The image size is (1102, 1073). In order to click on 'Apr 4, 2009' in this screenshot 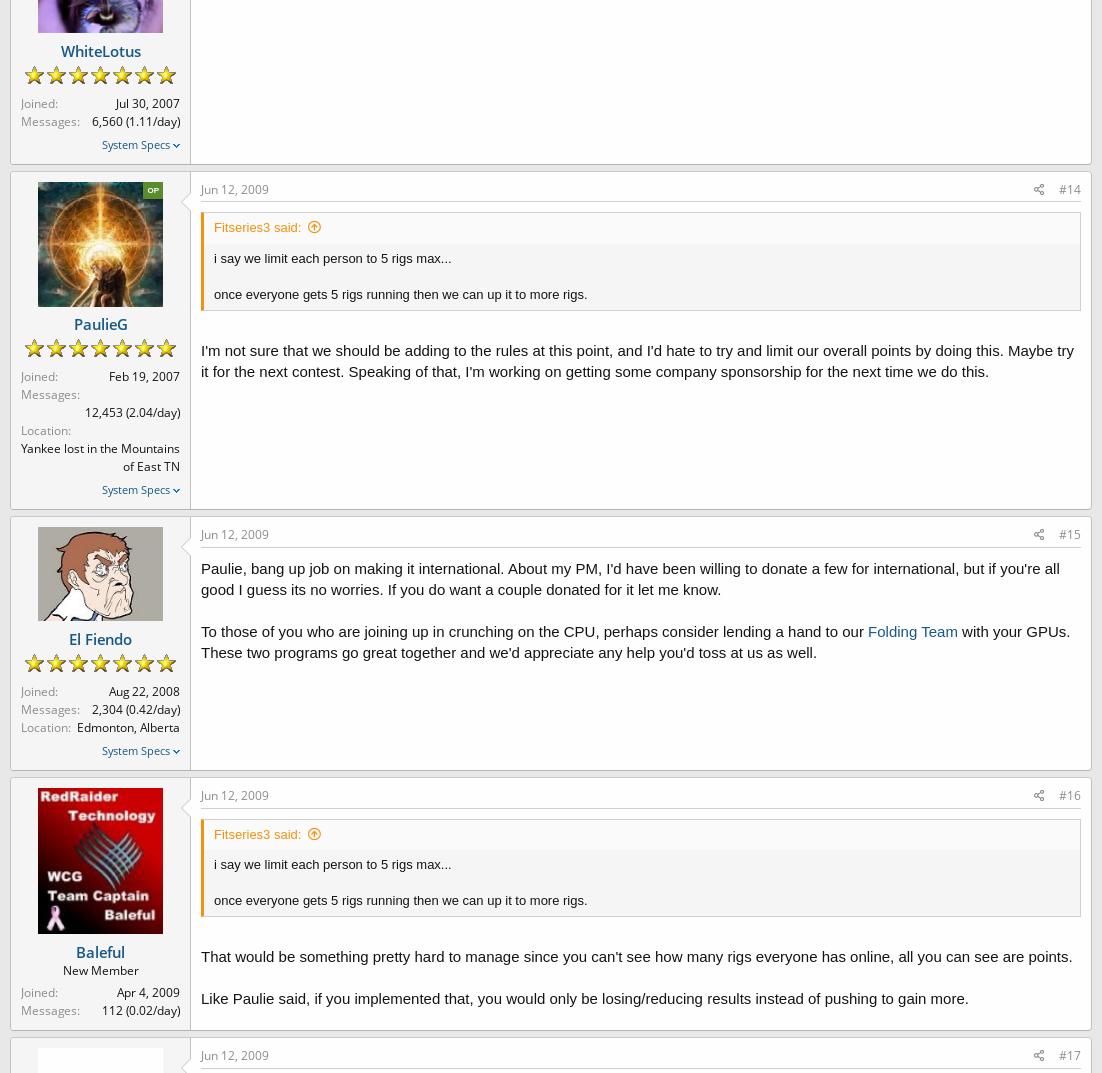, I will do `click(116, 991)`.